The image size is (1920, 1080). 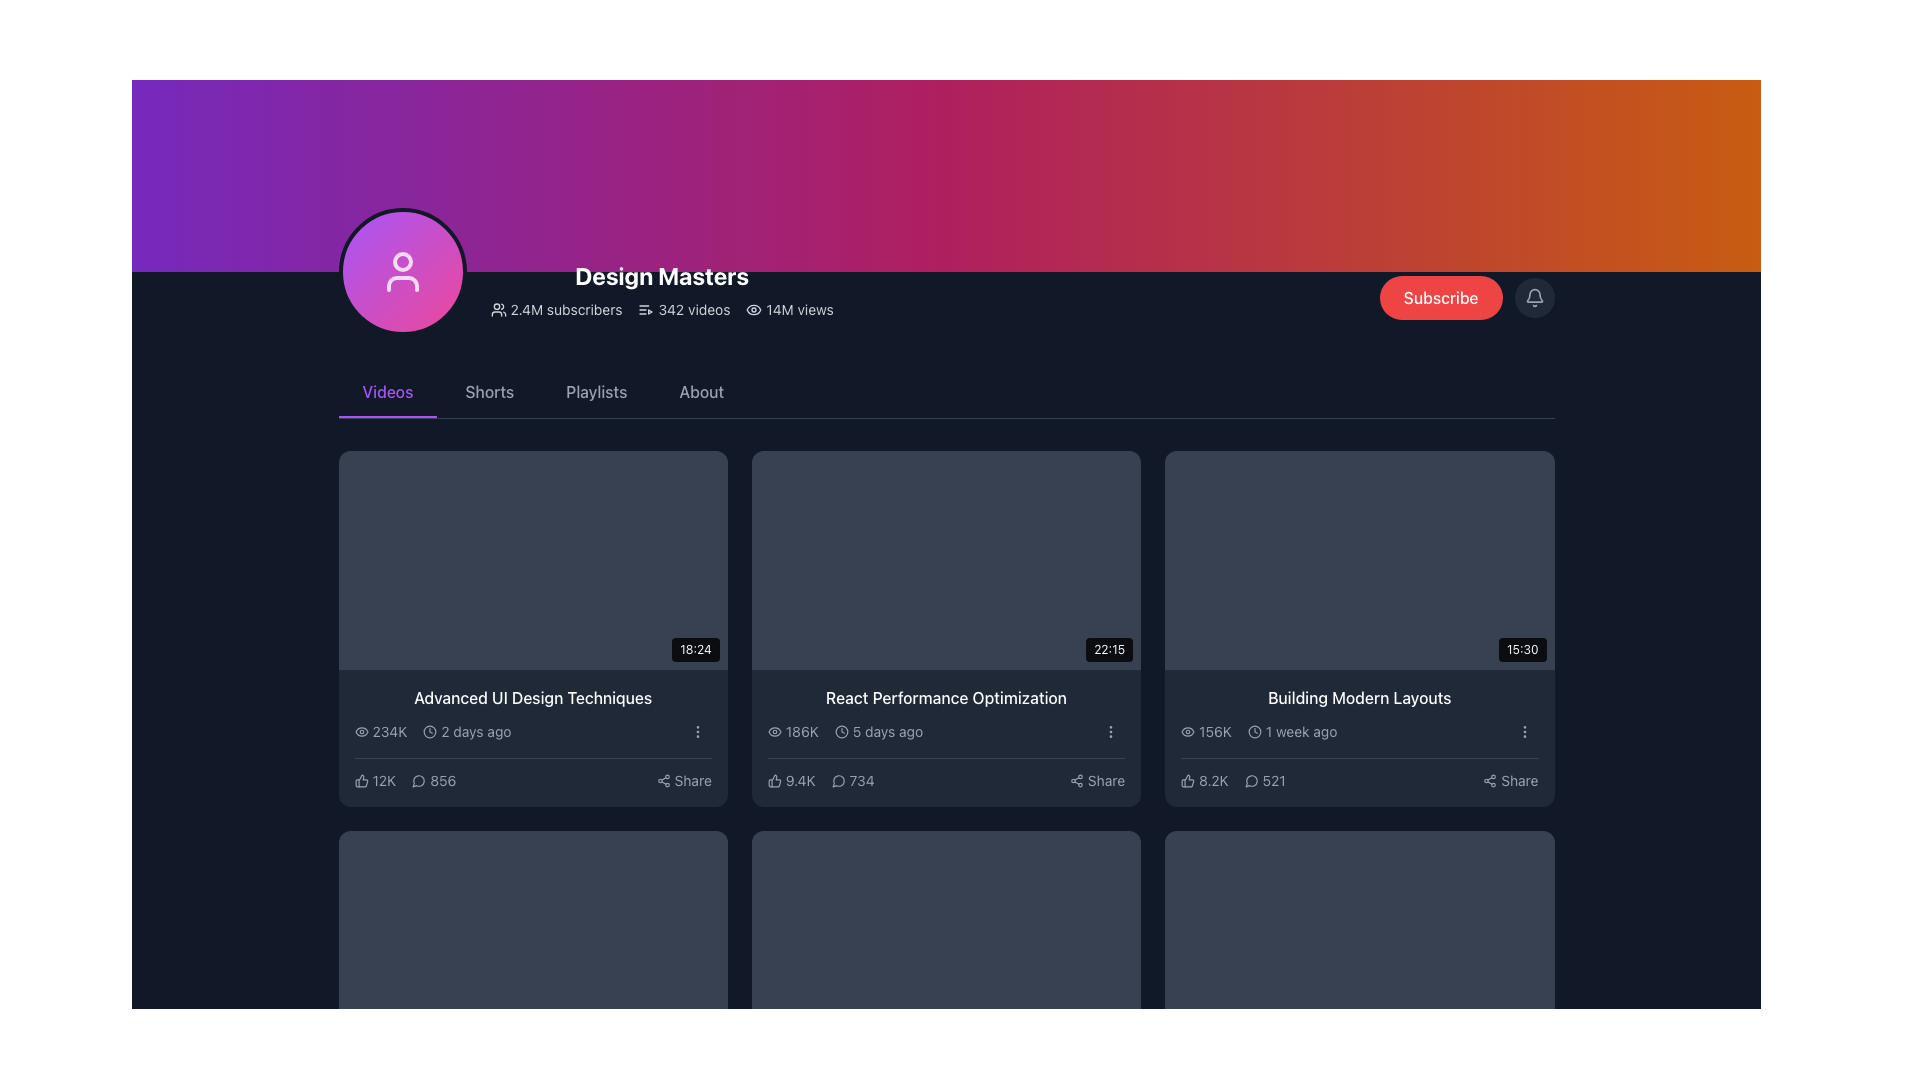 I want to click on the video thumbnail representing a 15 minutes and 30 seconds video to initiate playback or navigate to the video details, so click(x=1359, y=560).